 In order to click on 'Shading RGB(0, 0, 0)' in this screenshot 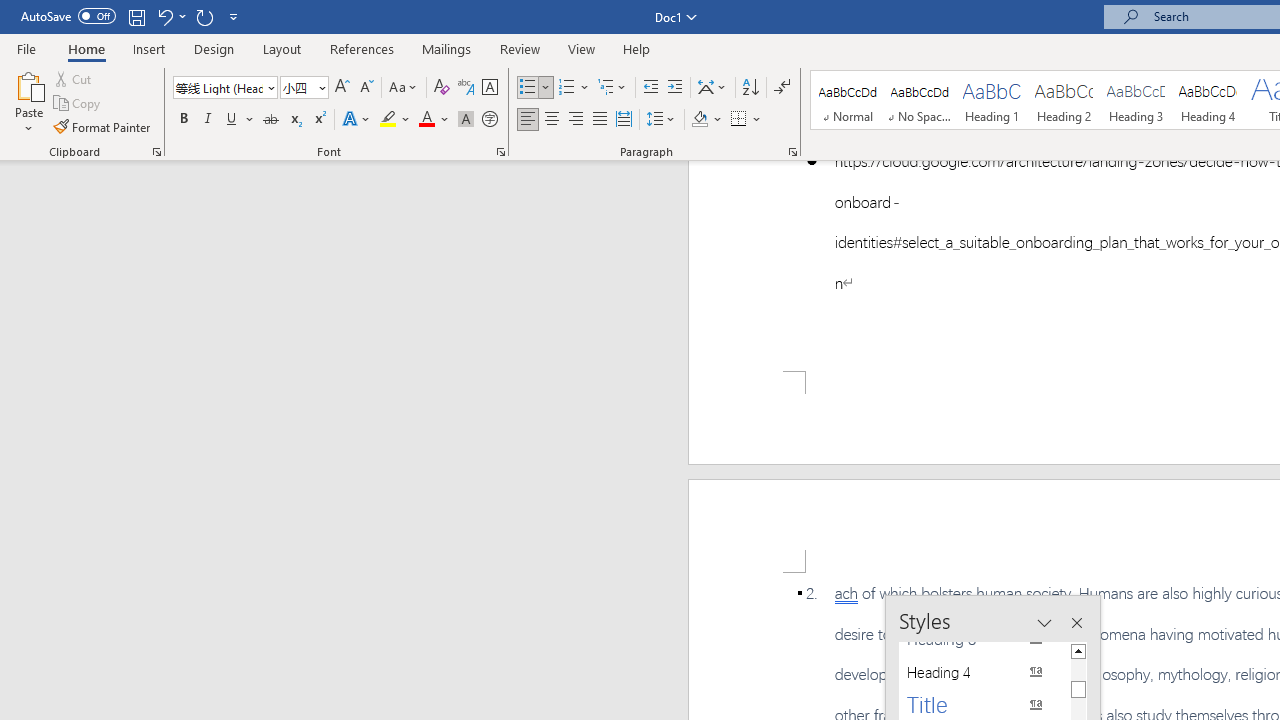, I will do `click(699, 119)`.